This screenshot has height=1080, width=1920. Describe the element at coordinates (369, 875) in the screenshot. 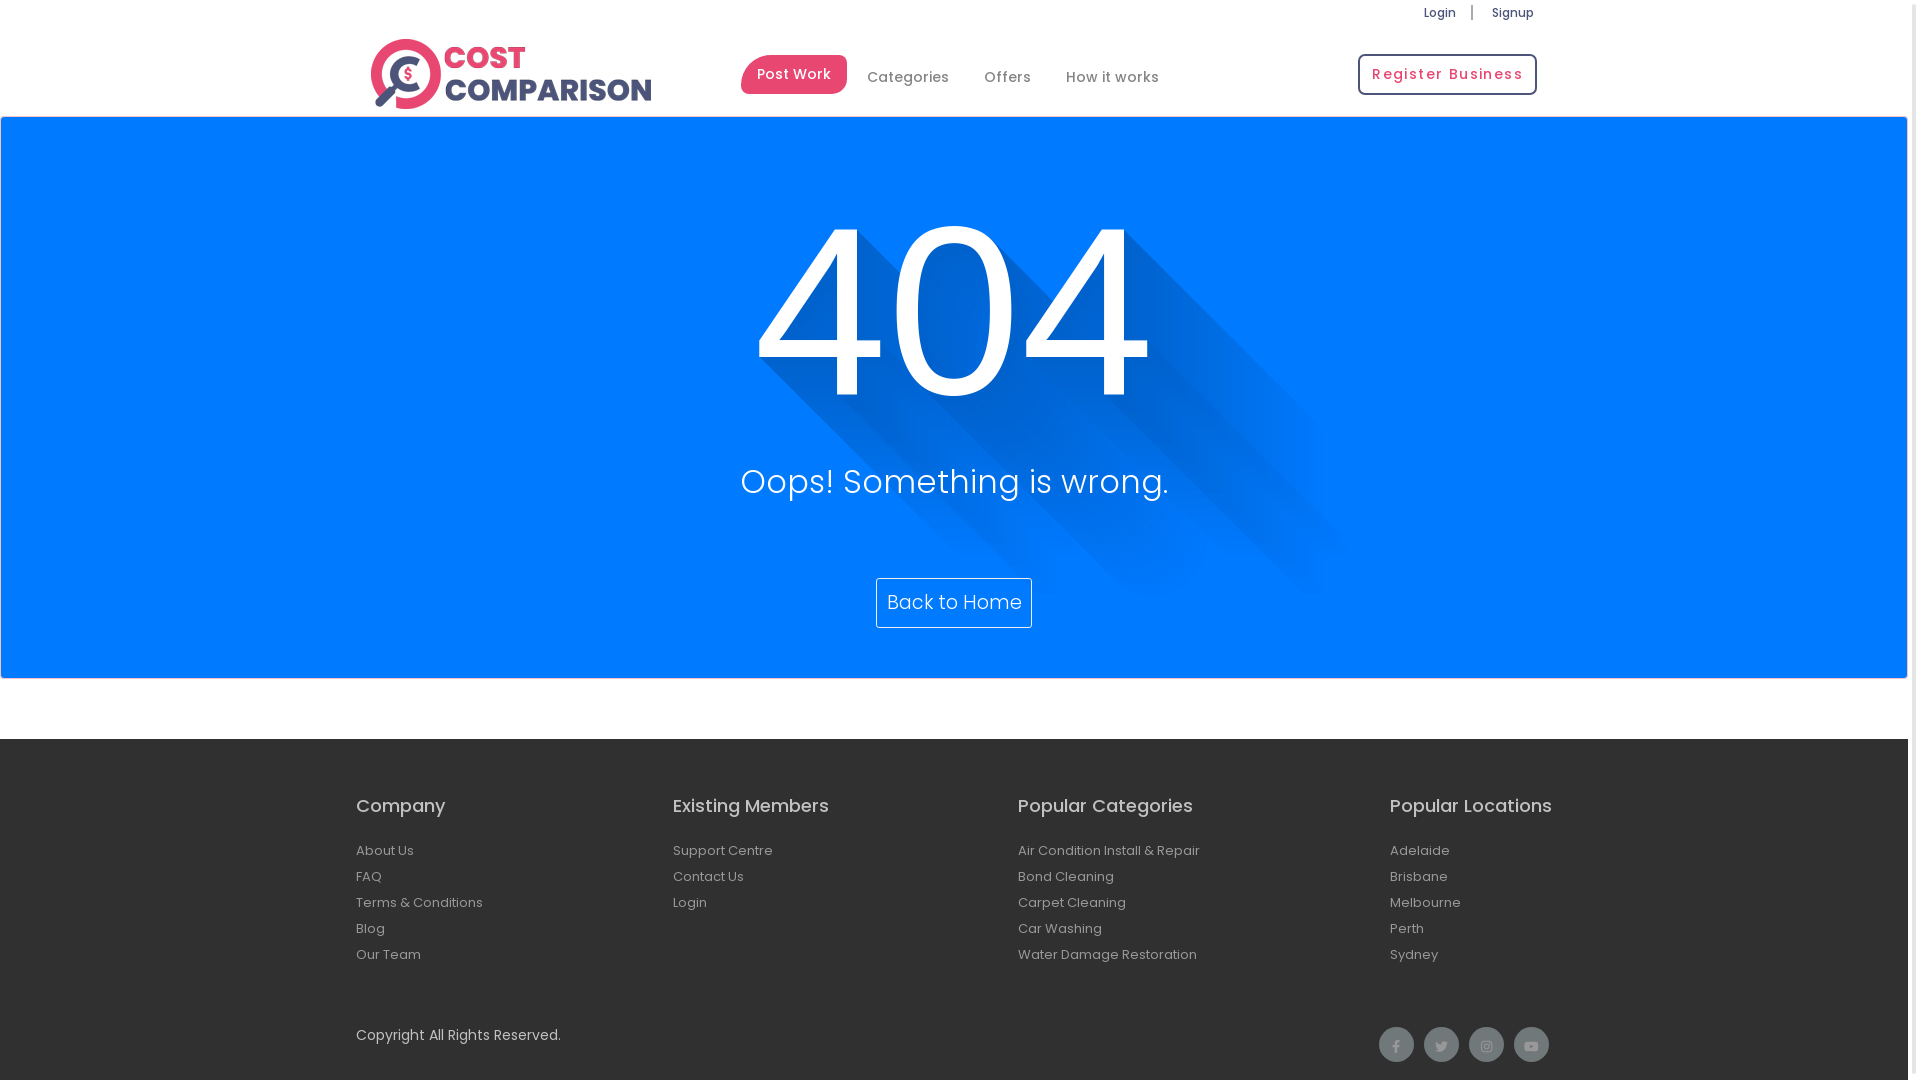

I see `'FAQ'` at that location.